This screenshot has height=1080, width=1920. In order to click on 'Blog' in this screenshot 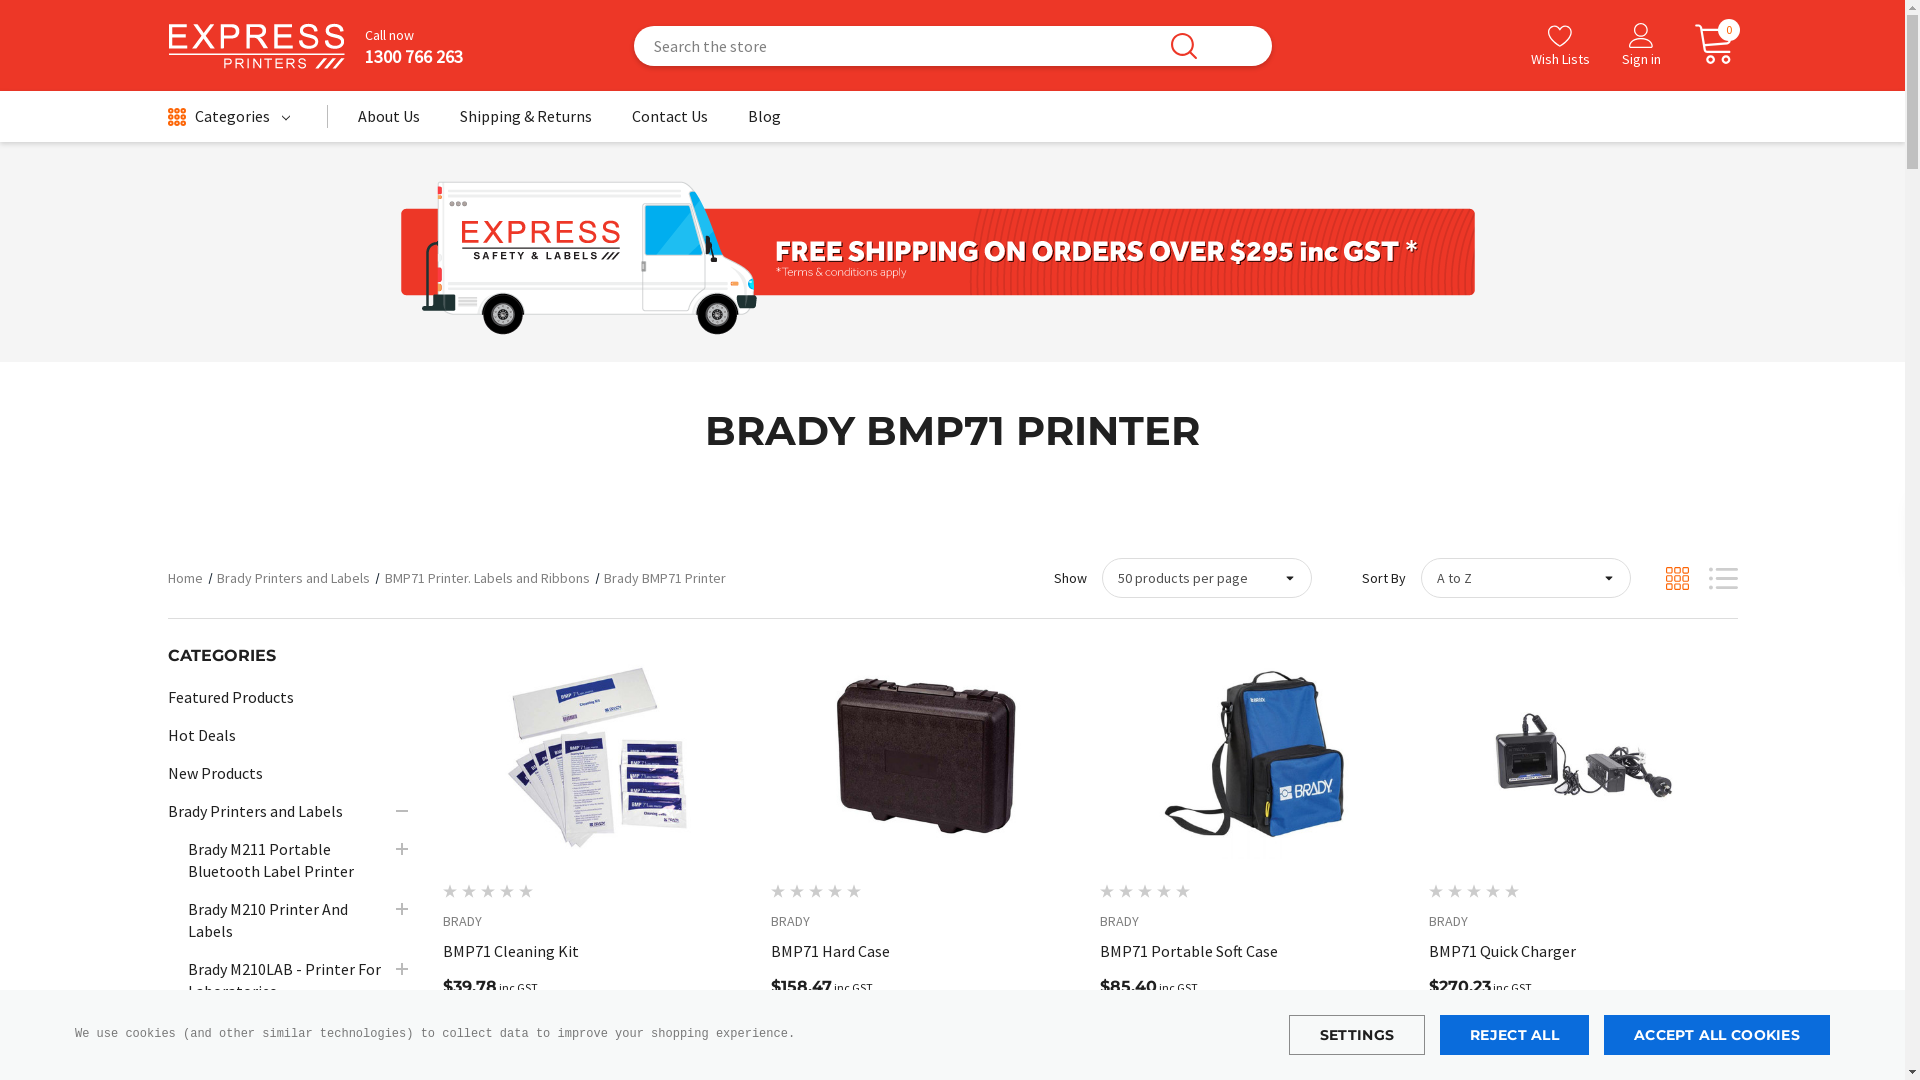, I will do `click(763, 121)`.